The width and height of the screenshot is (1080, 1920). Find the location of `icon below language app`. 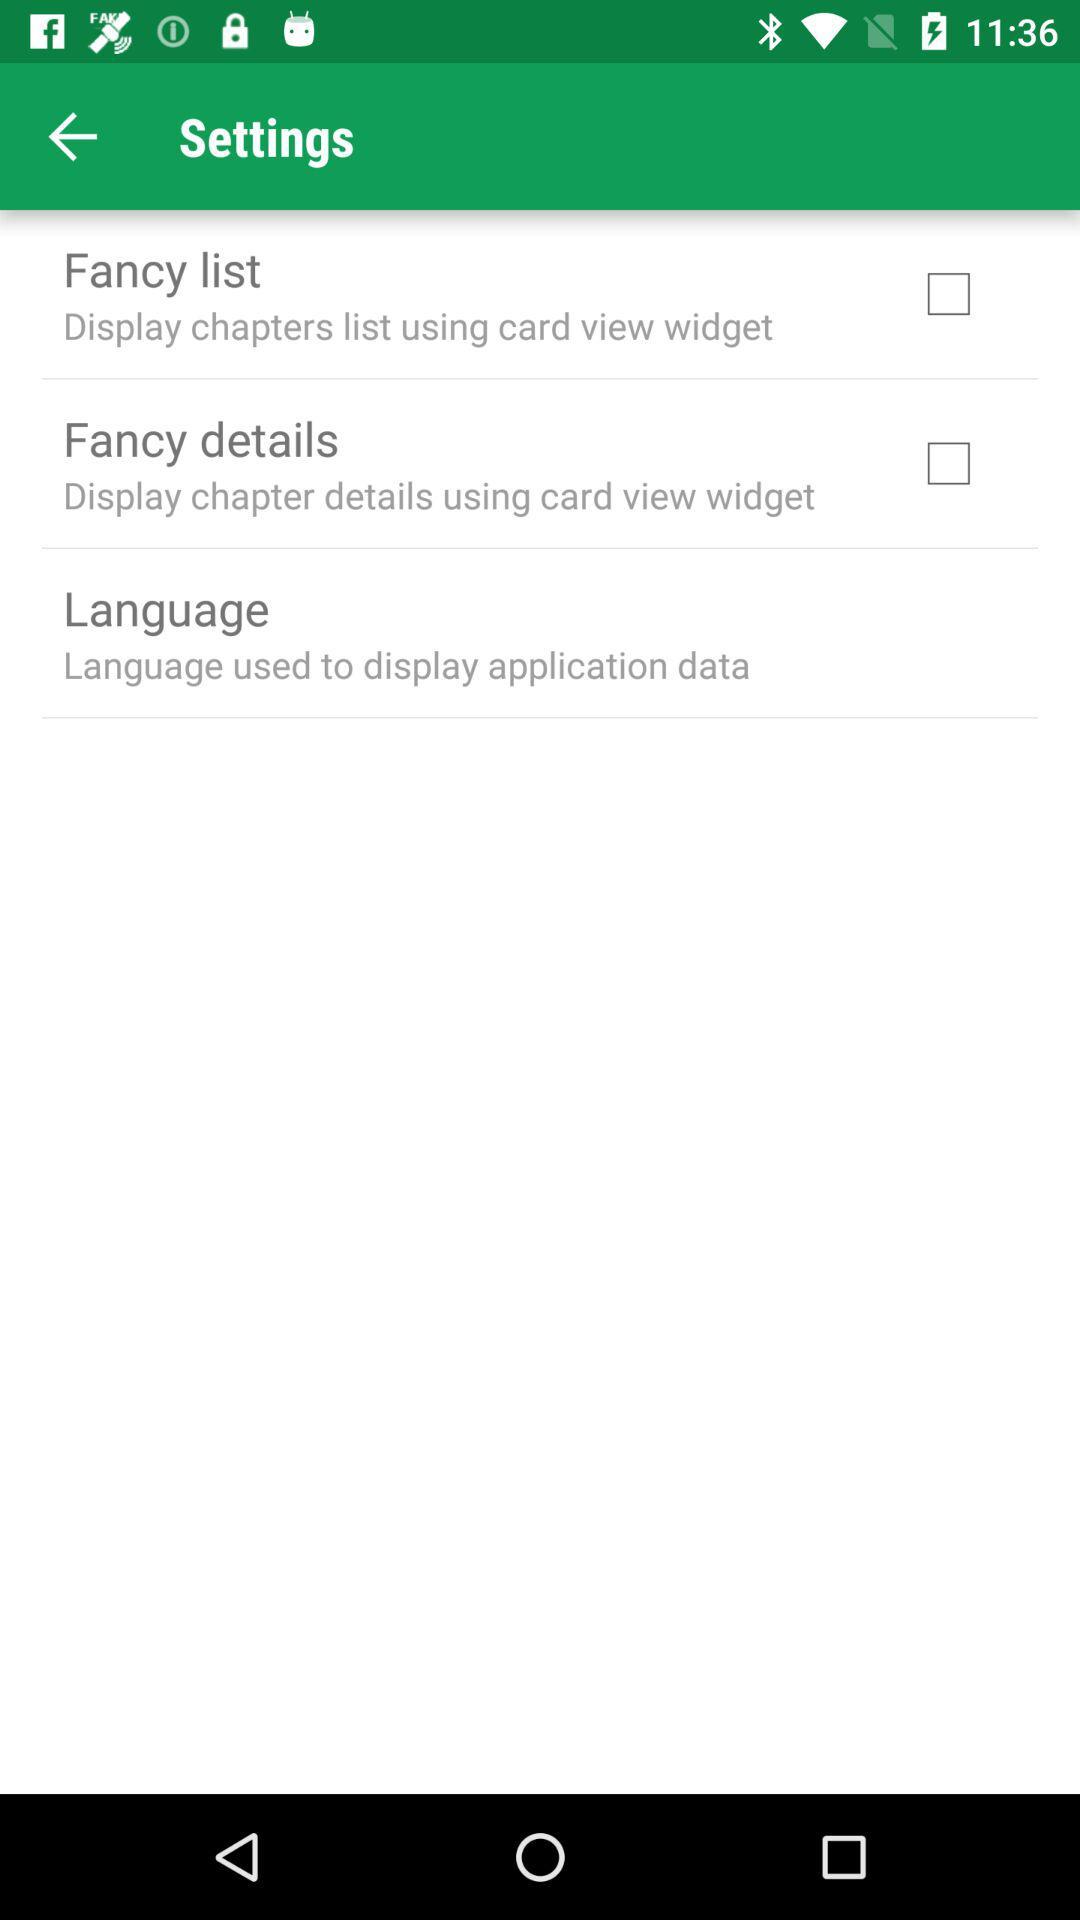

icon below language app is located at coordinates (405, 664).